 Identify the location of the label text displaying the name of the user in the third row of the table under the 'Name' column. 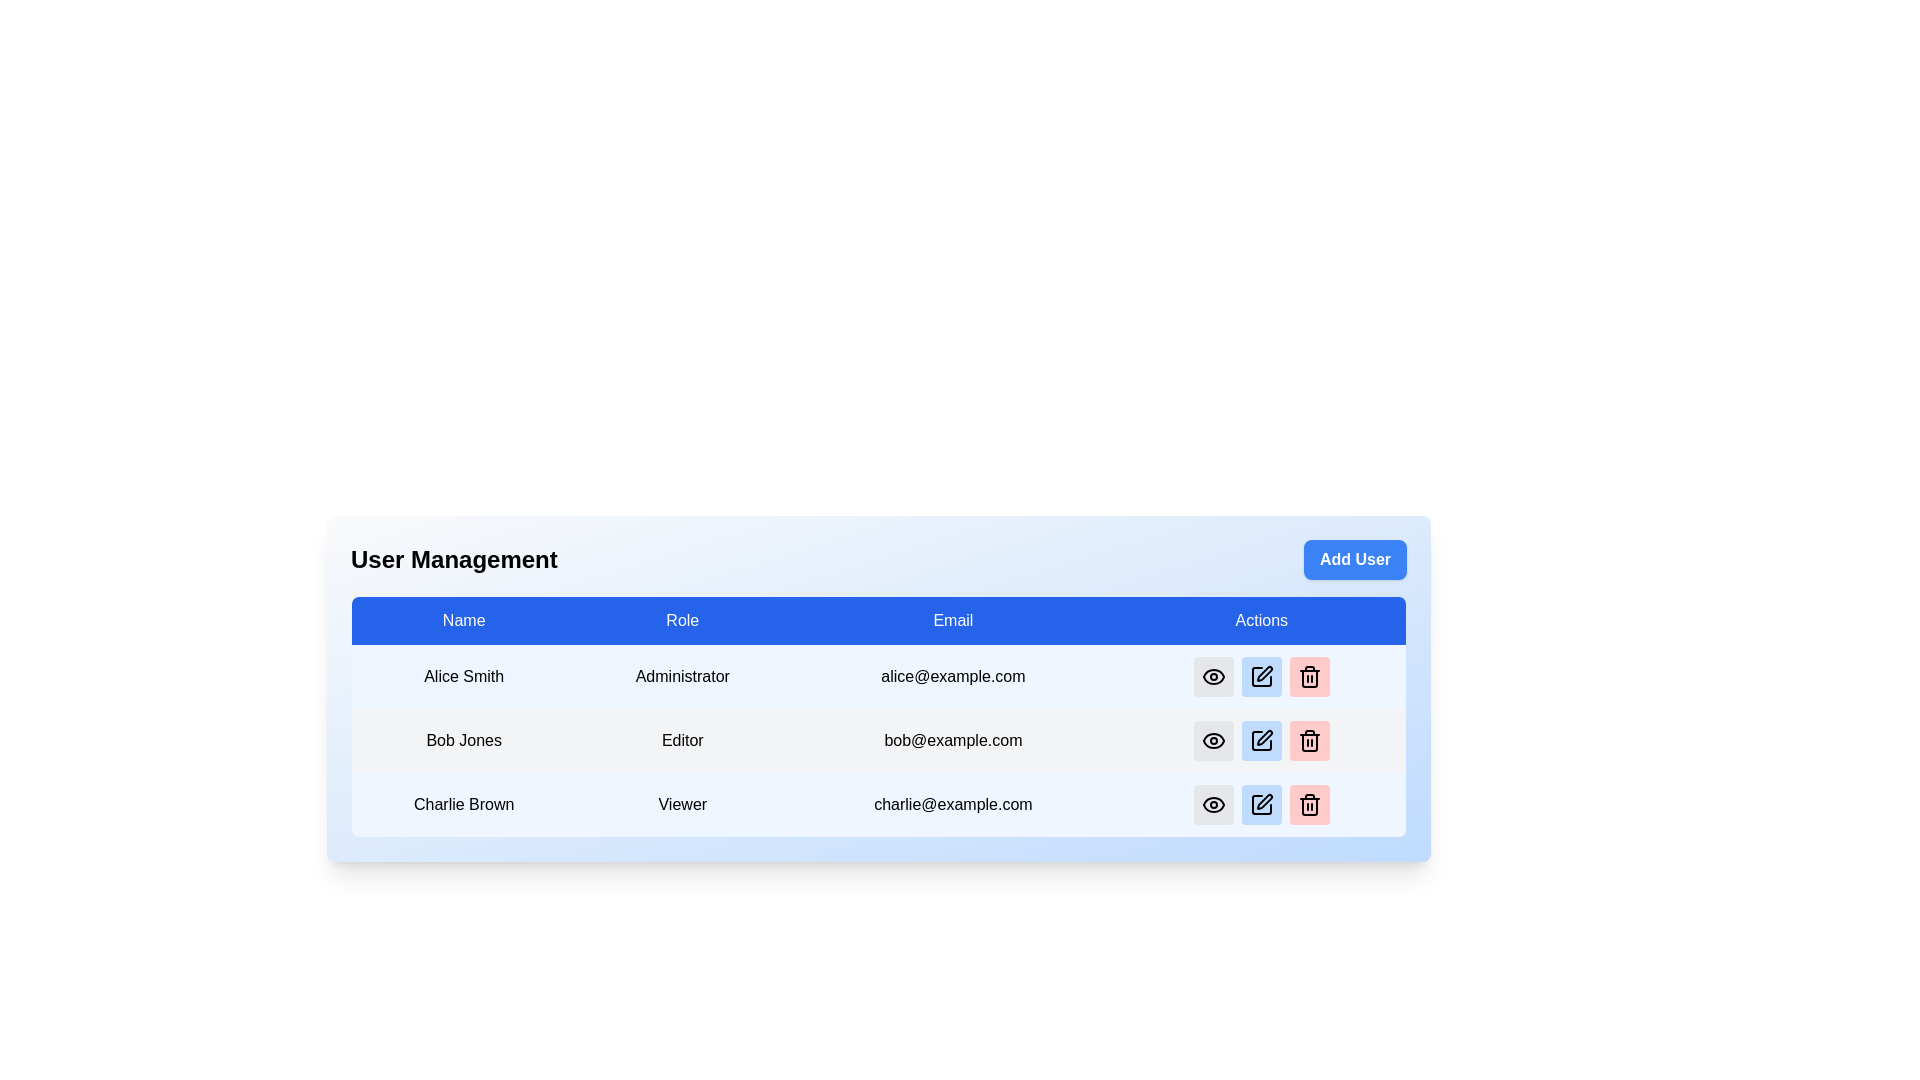
(462, 804).